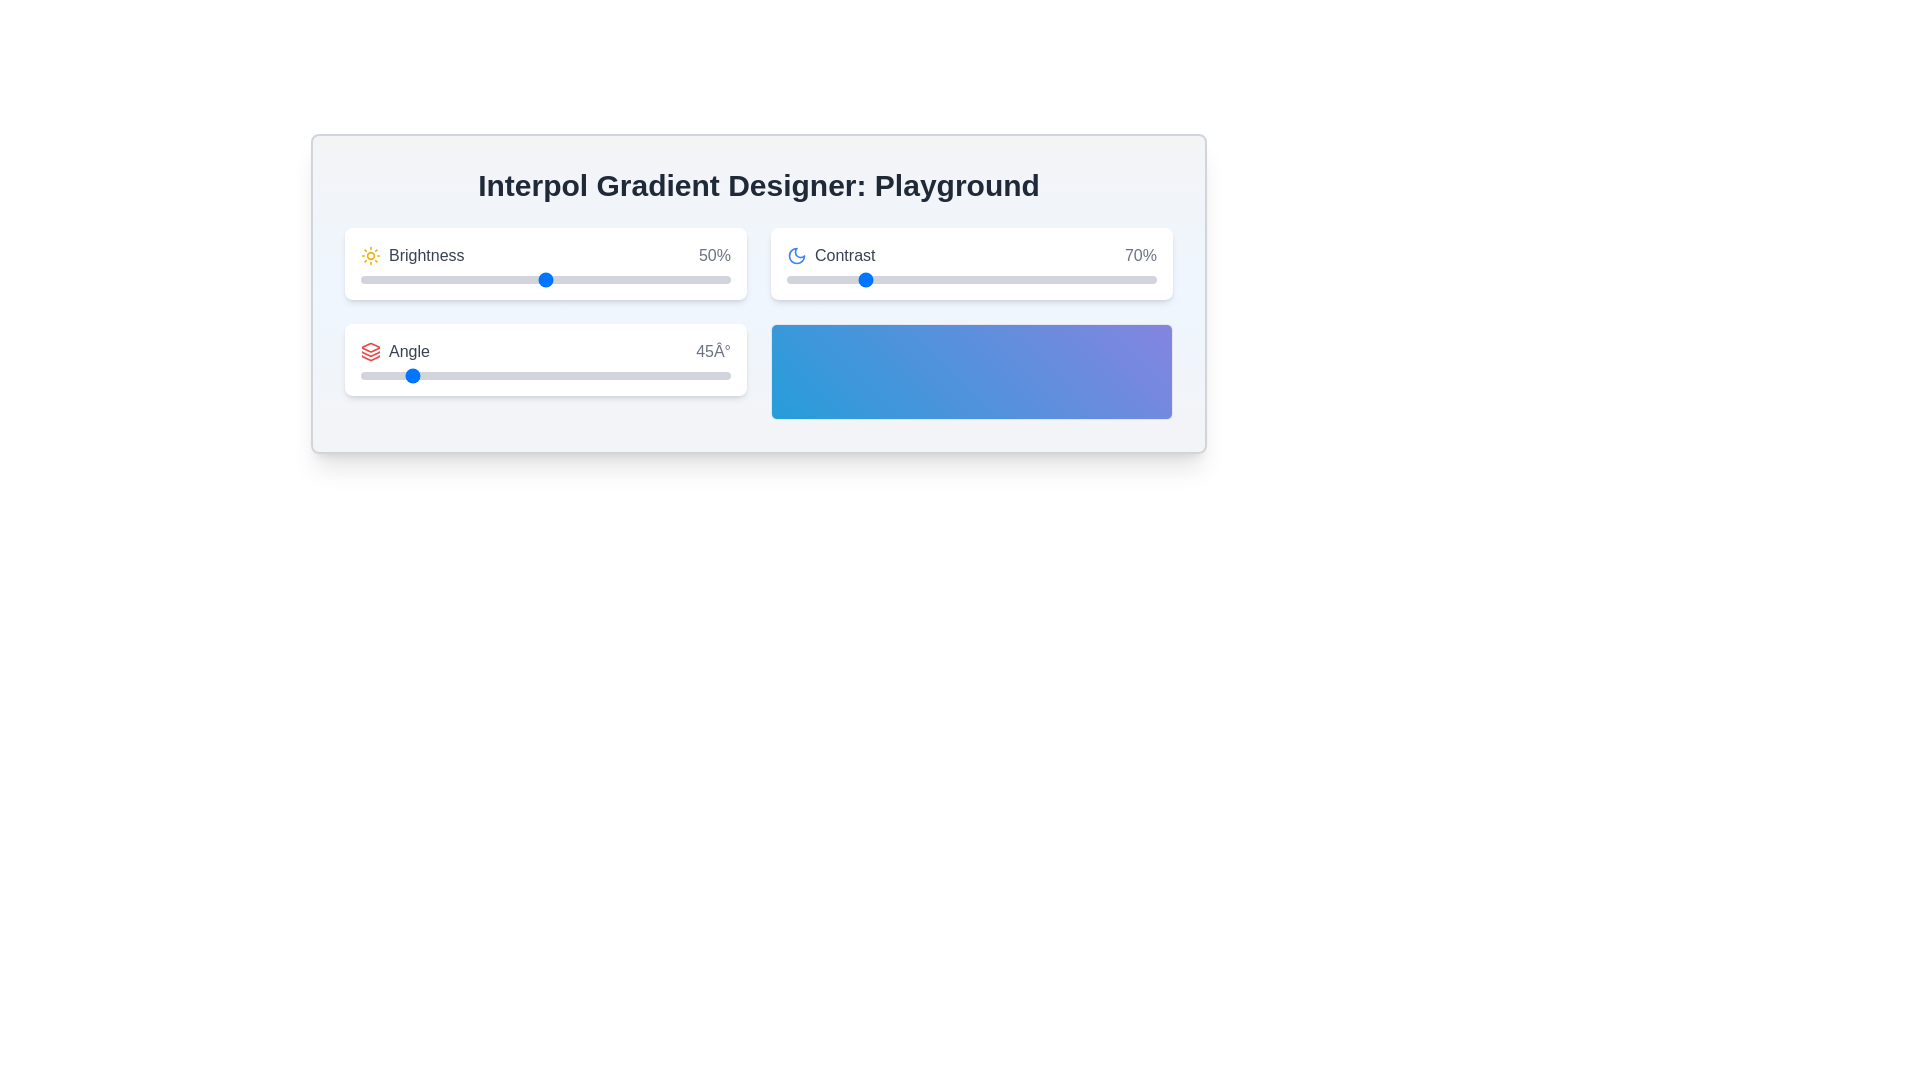  Describe the element at coordinates (578, 280) in the screenshot. I see `brightness level` at that location.